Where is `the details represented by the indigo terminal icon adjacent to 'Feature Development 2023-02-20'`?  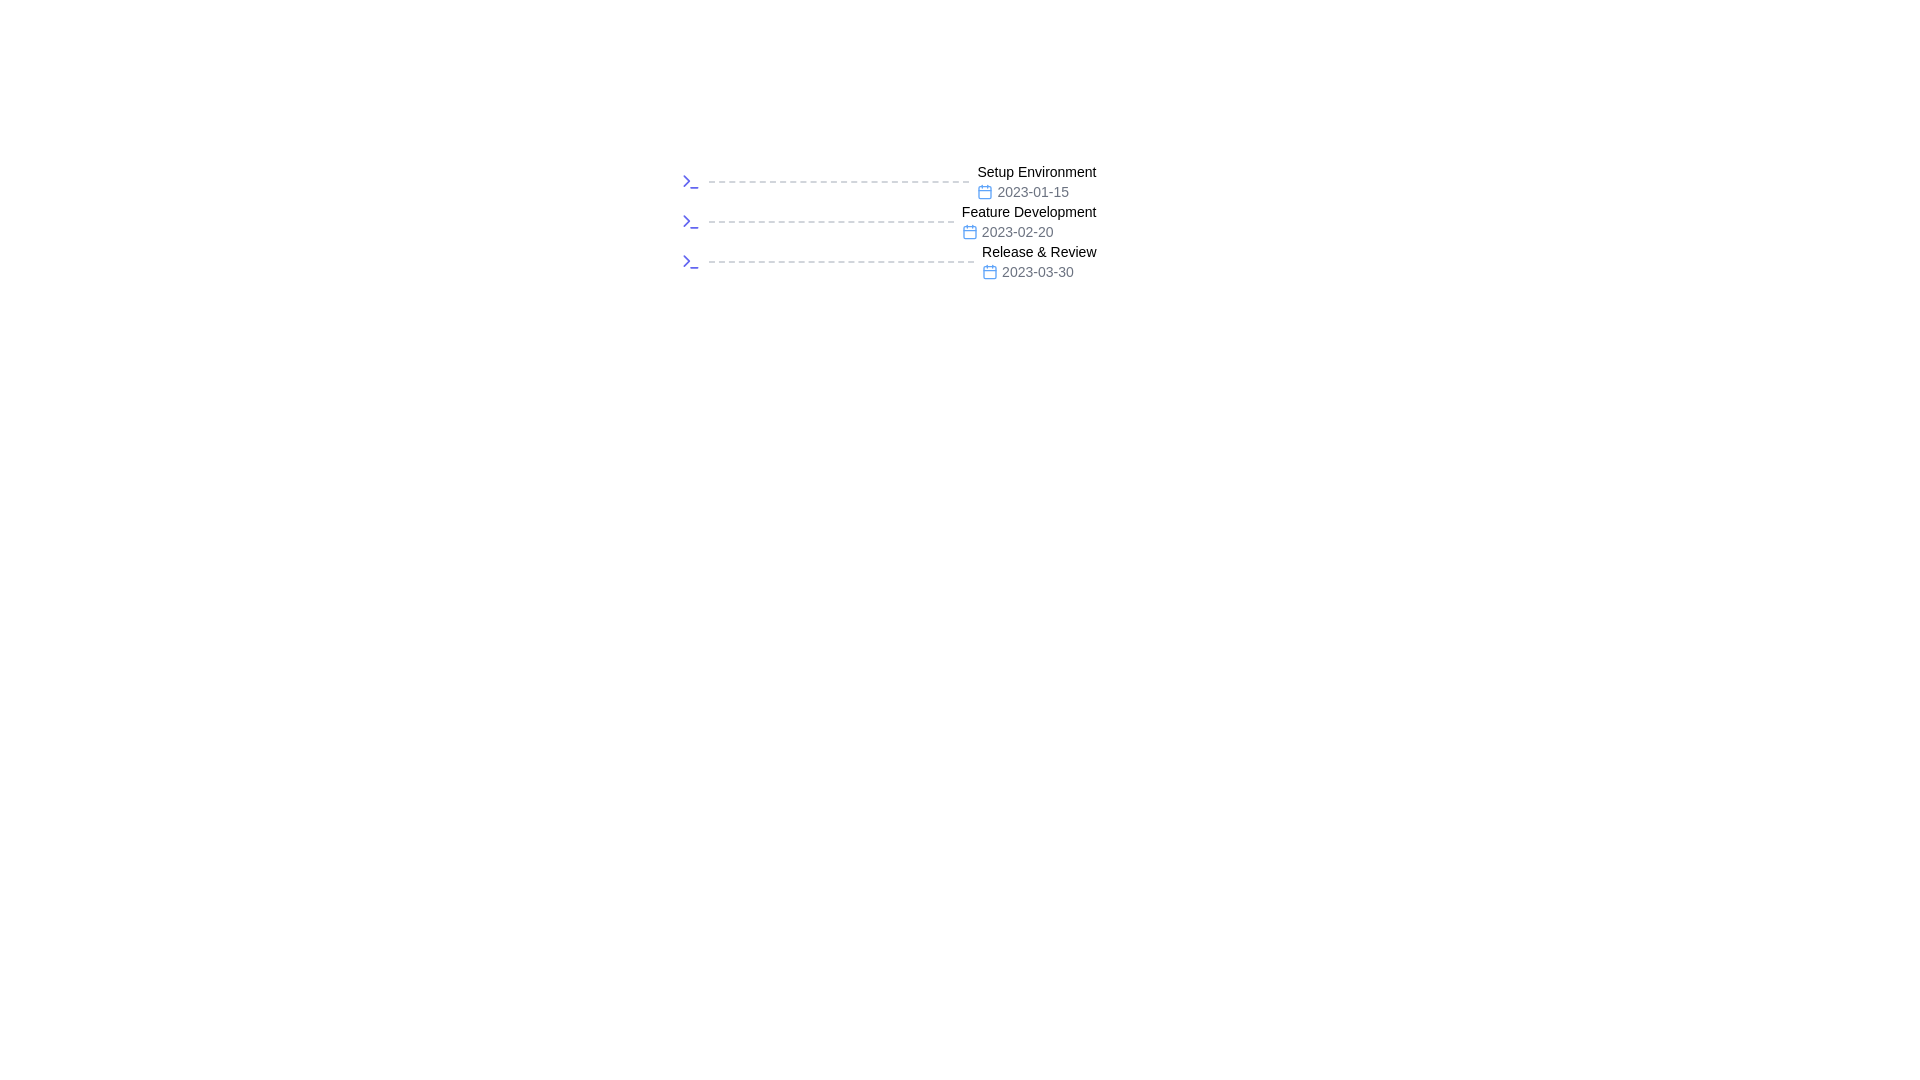
the details represented by the indigo terminal icon adjacent to 'Feature Development 2023-02-20' is located at coordinates (690, 222).